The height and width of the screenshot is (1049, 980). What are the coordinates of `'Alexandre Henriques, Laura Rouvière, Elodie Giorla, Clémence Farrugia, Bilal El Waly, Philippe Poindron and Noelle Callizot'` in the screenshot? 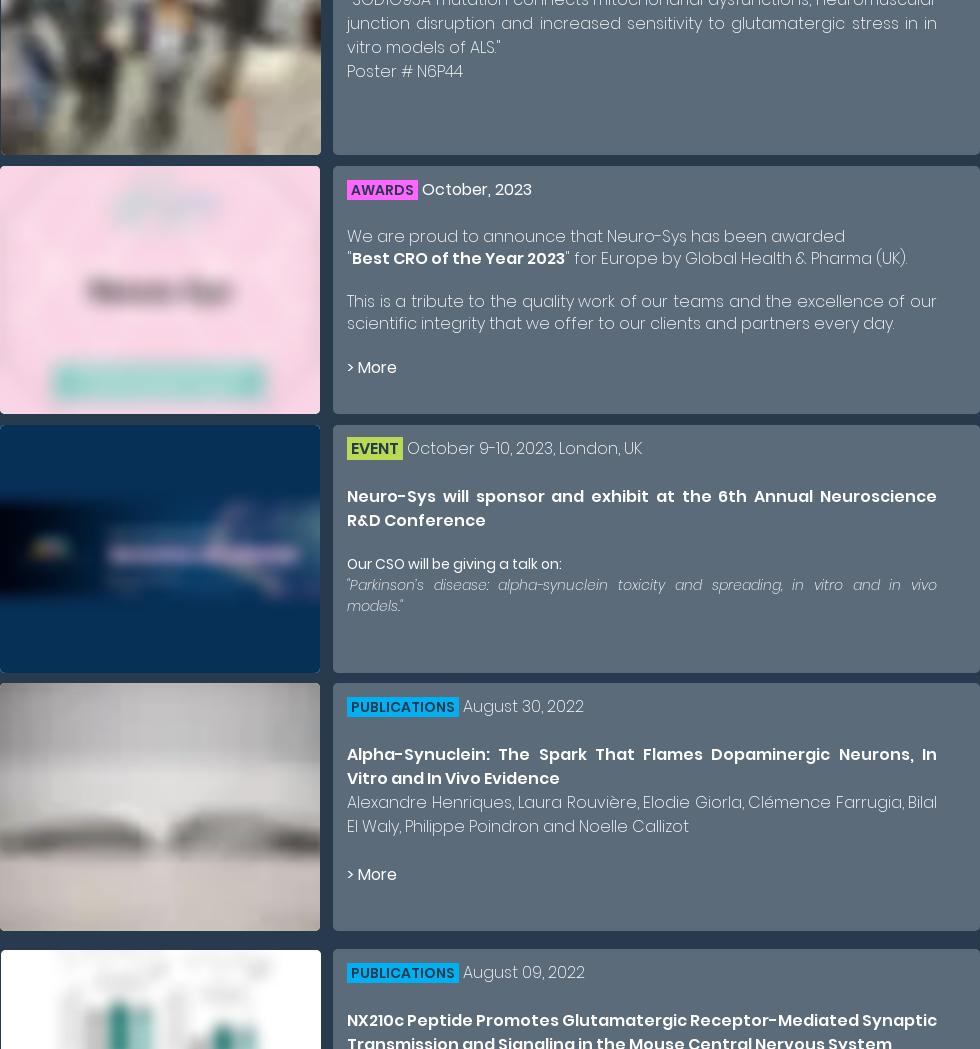 It's located at (641, 813).